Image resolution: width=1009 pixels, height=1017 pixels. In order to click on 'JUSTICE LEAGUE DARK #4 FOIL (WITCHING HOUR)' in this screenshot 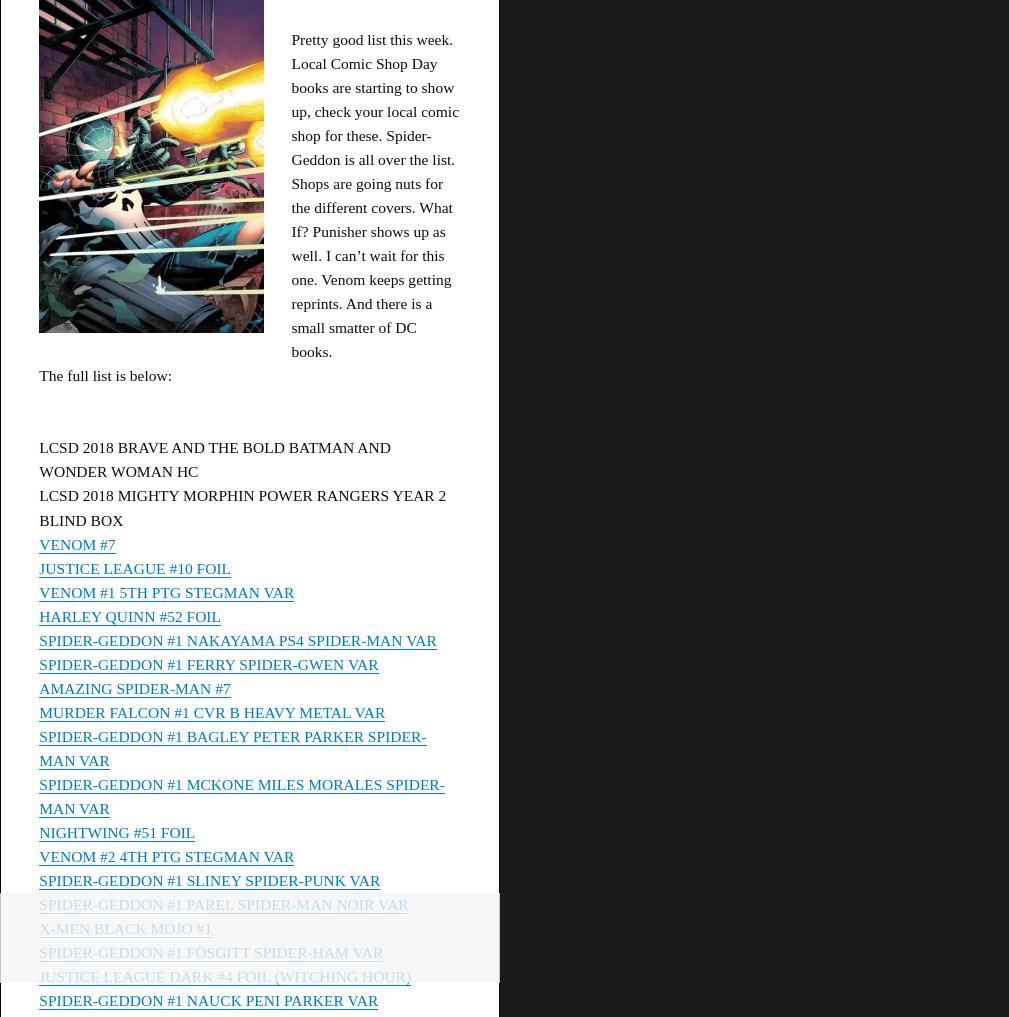, I will do `click(224, 976)`.